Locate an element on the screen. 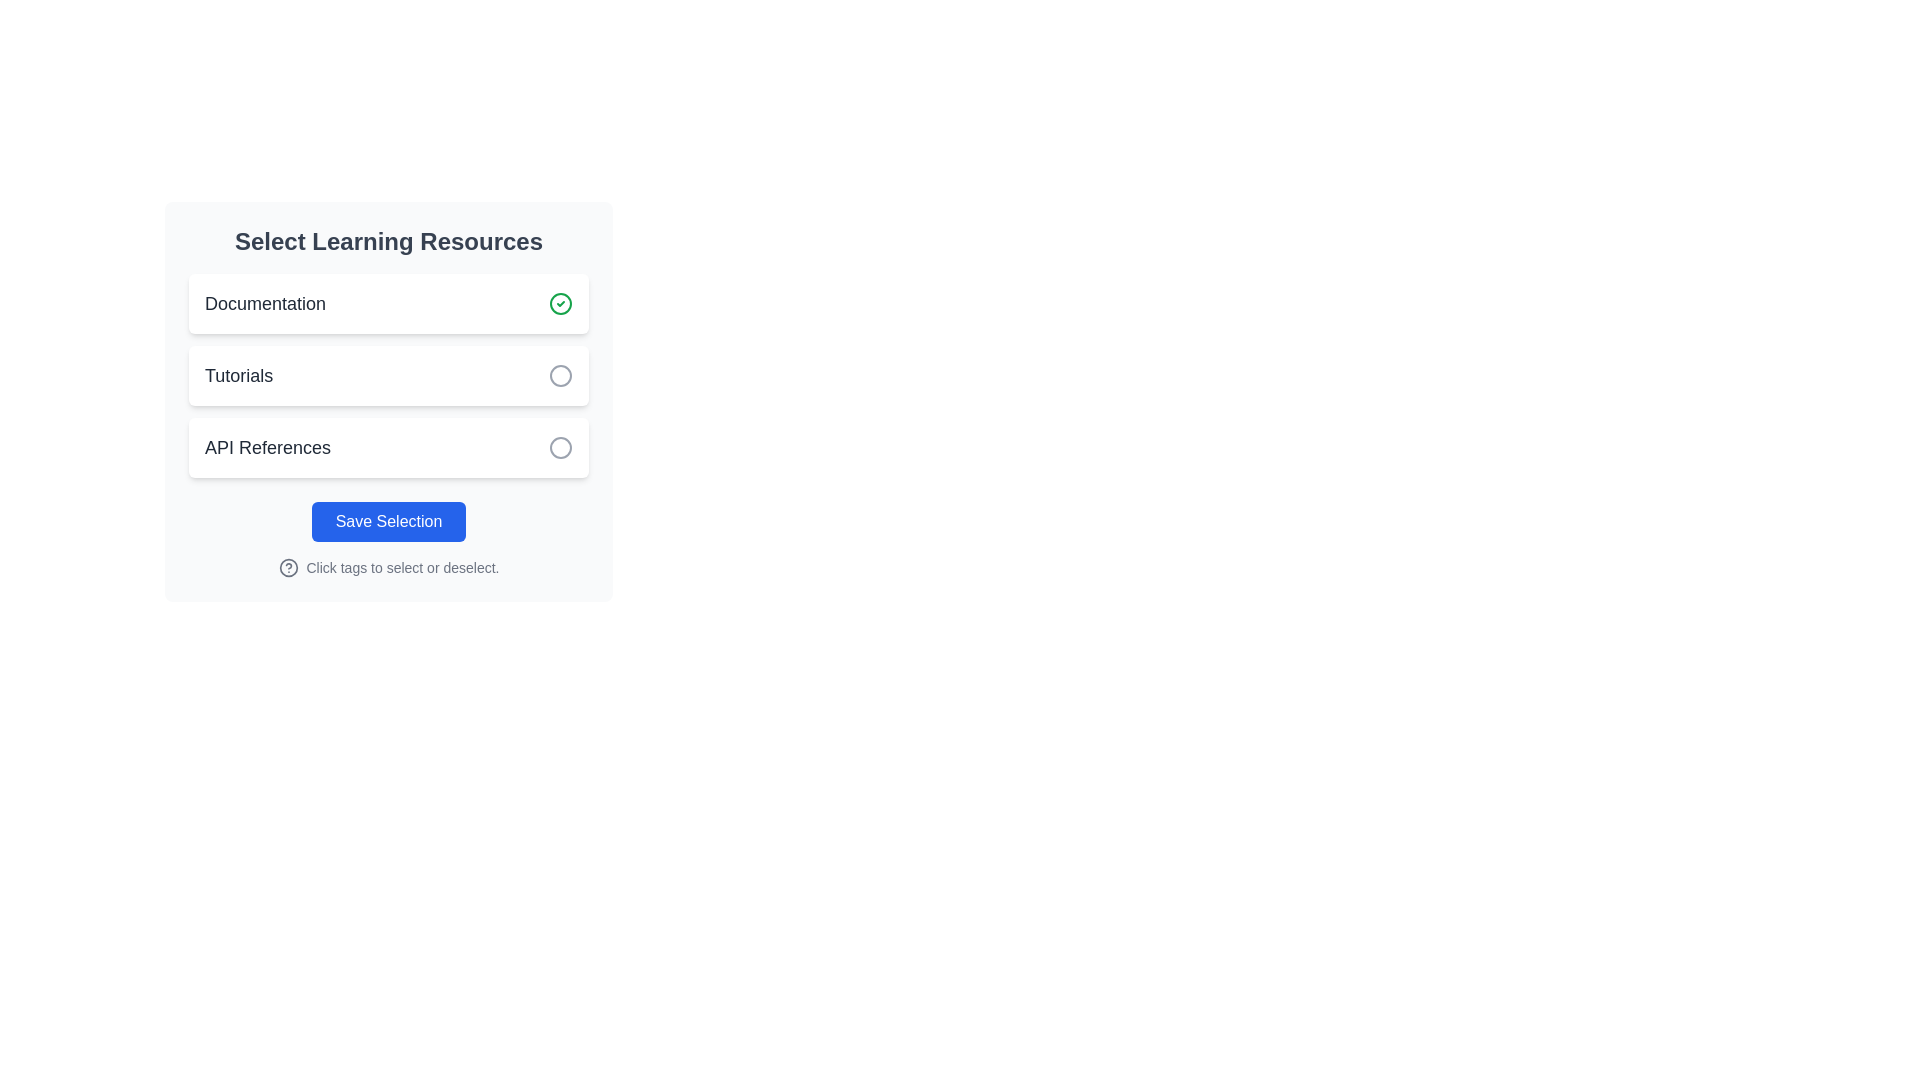 This screenshot has width=1920, height=1080. the decorative circle that outlines the confirmation checkmark icon next to the 'Documentation' option in the list of selectable learning resource types is located at coordinates (560, 304).